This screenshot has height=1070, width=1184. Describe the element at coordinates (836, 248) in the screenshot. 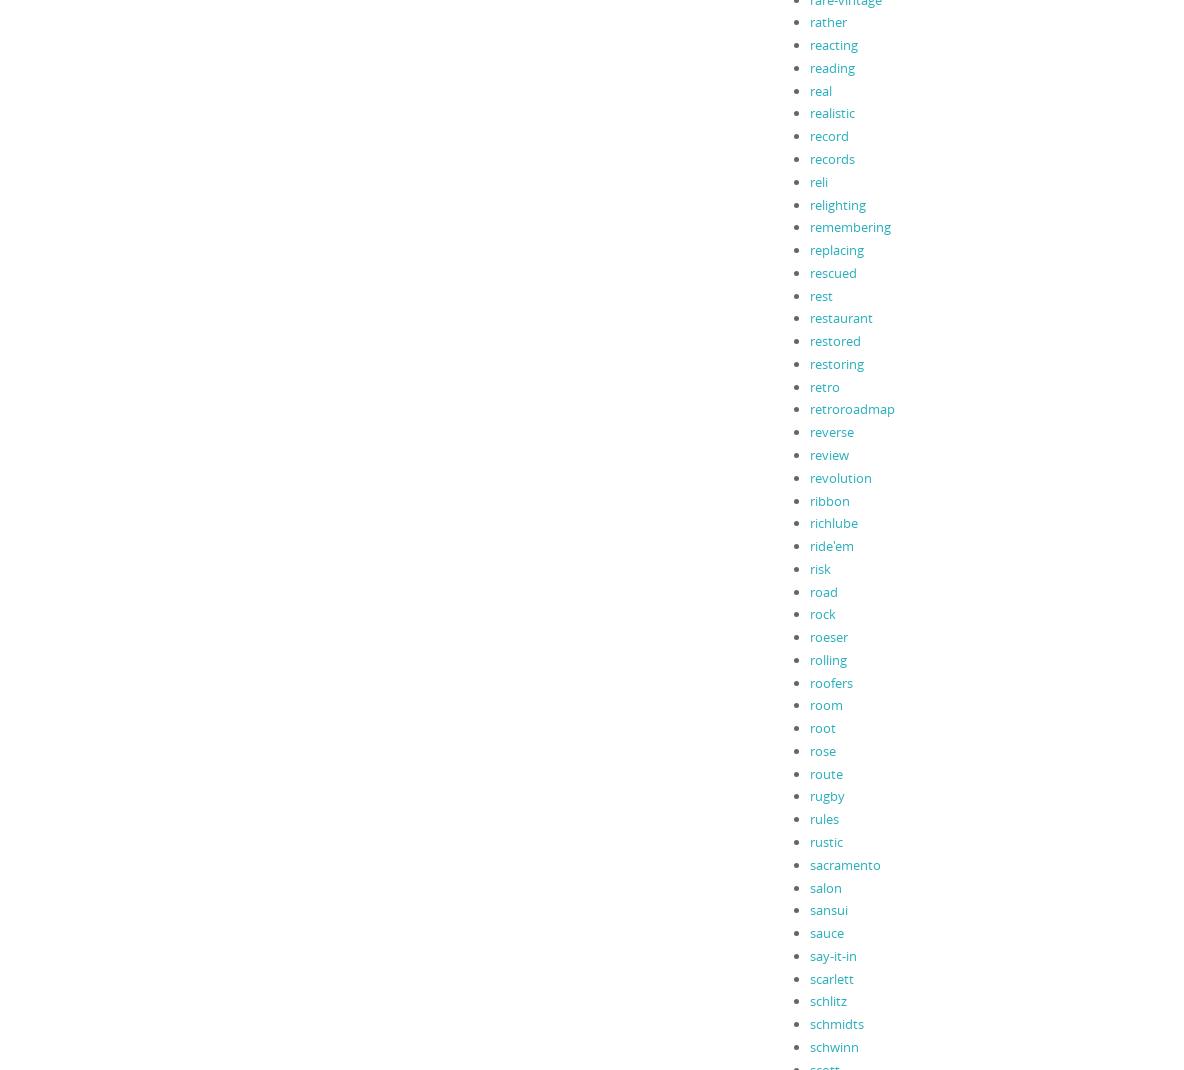

I see `'replacing'` at that location.